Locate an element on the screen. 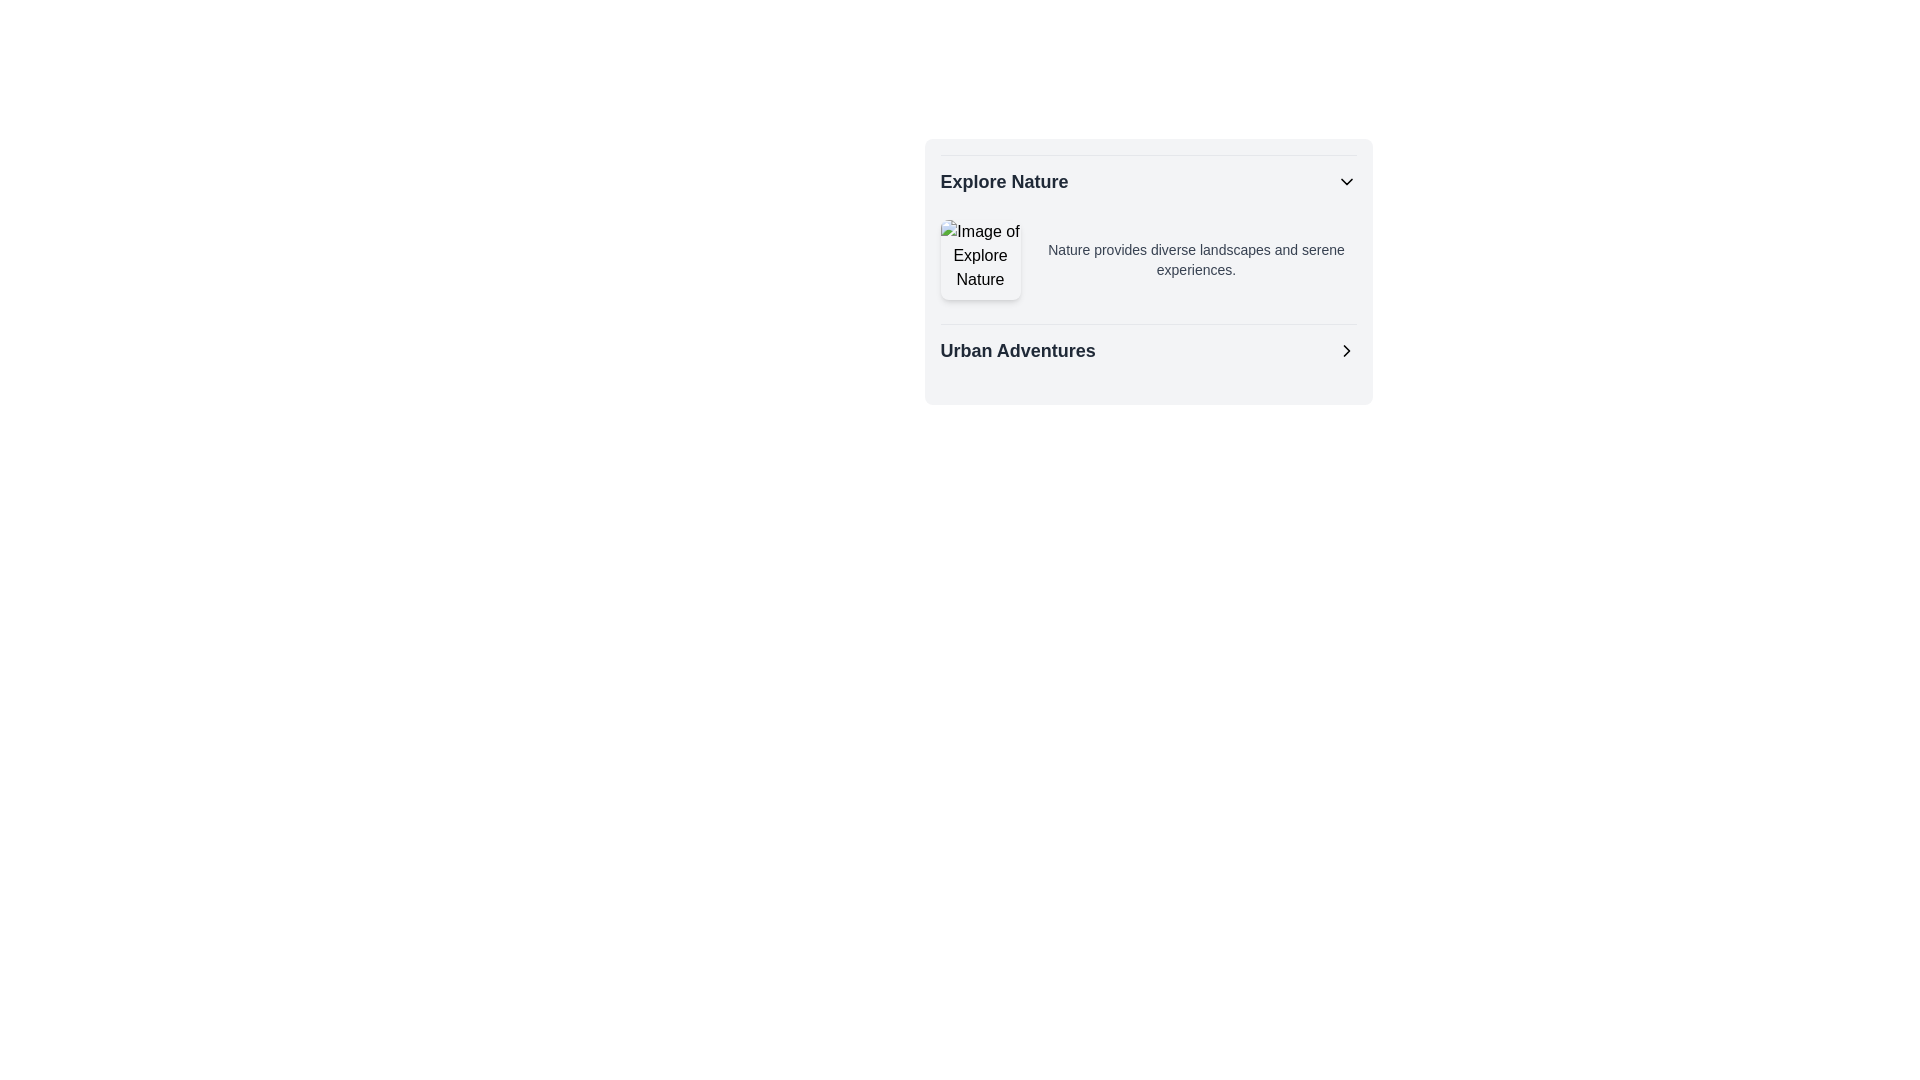 The image size is (1920, 1080). the downward-pointing chevron button located at the top-right corner of the 'Explore Nature' row is located at coordinates (1346, 181).